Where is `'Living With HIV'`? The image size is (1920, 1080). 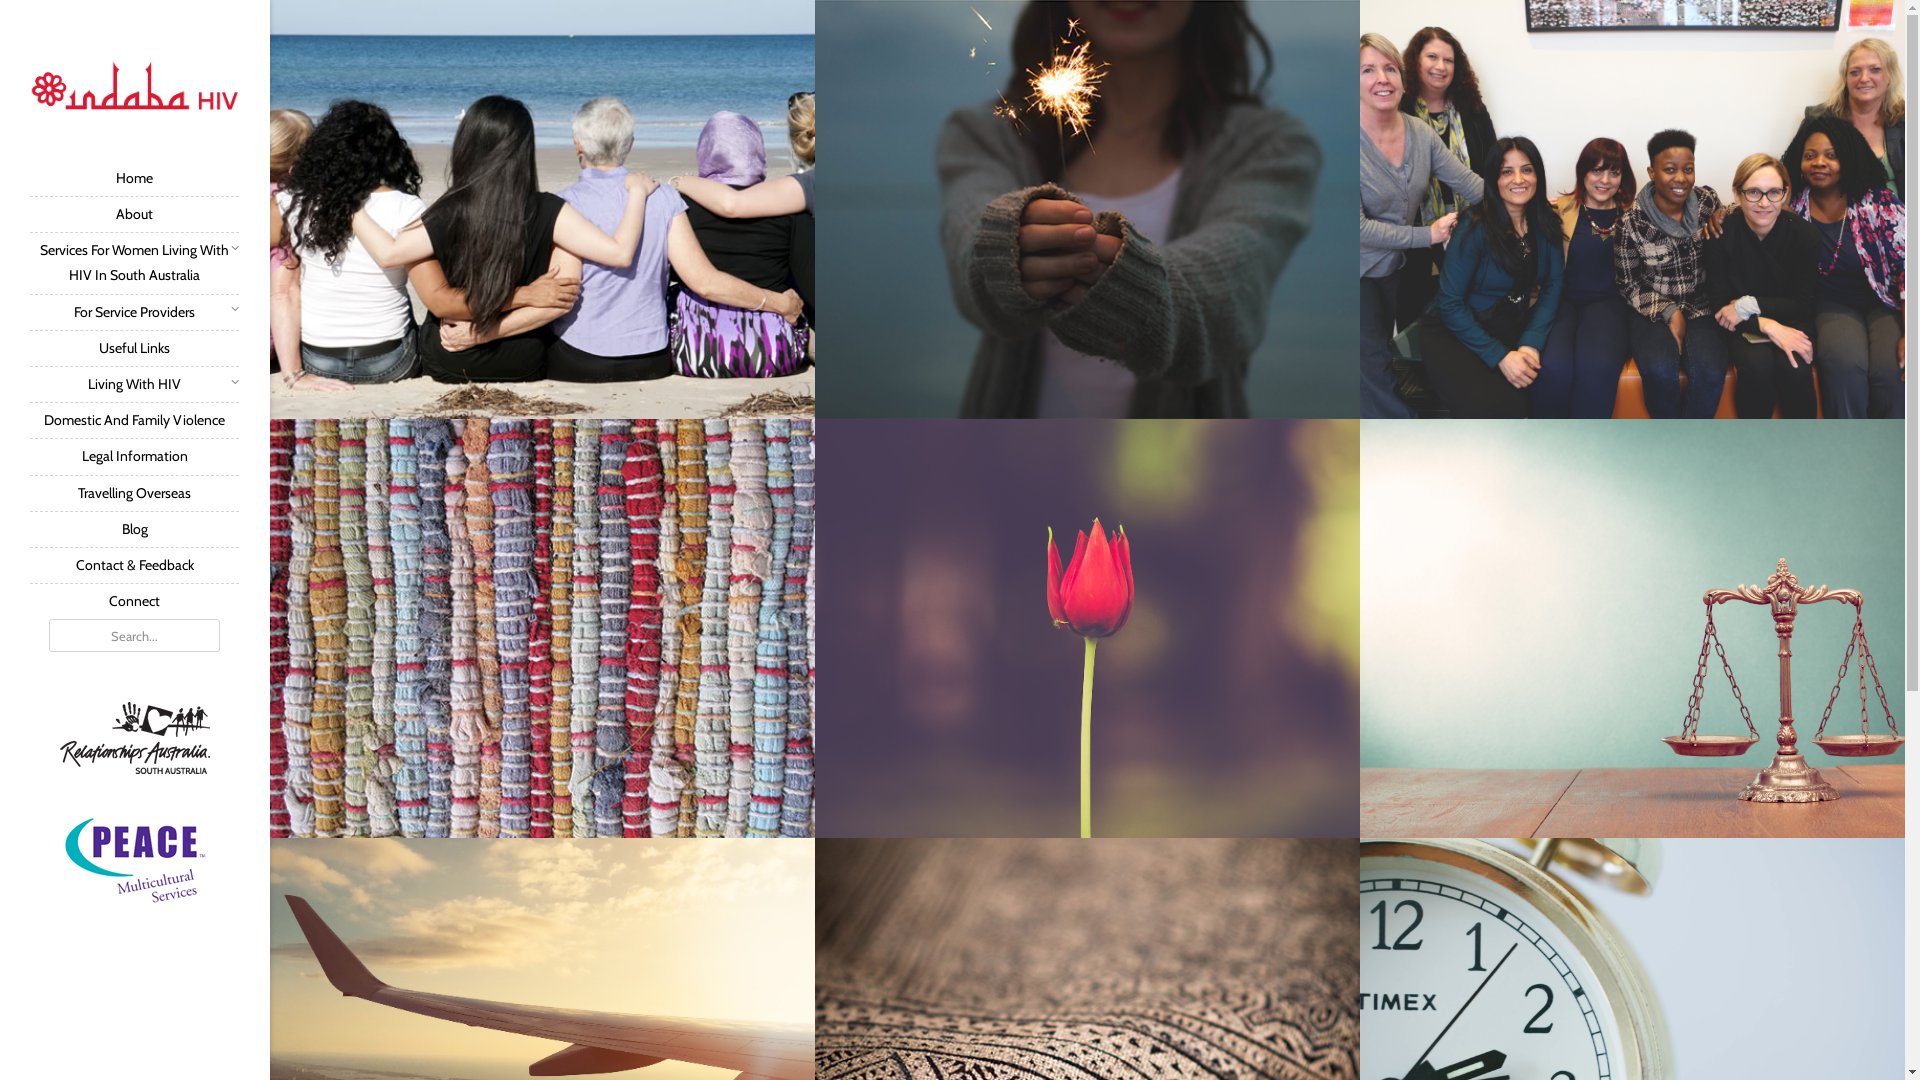
'Living With HIV' is located at coordinates (133, 384).